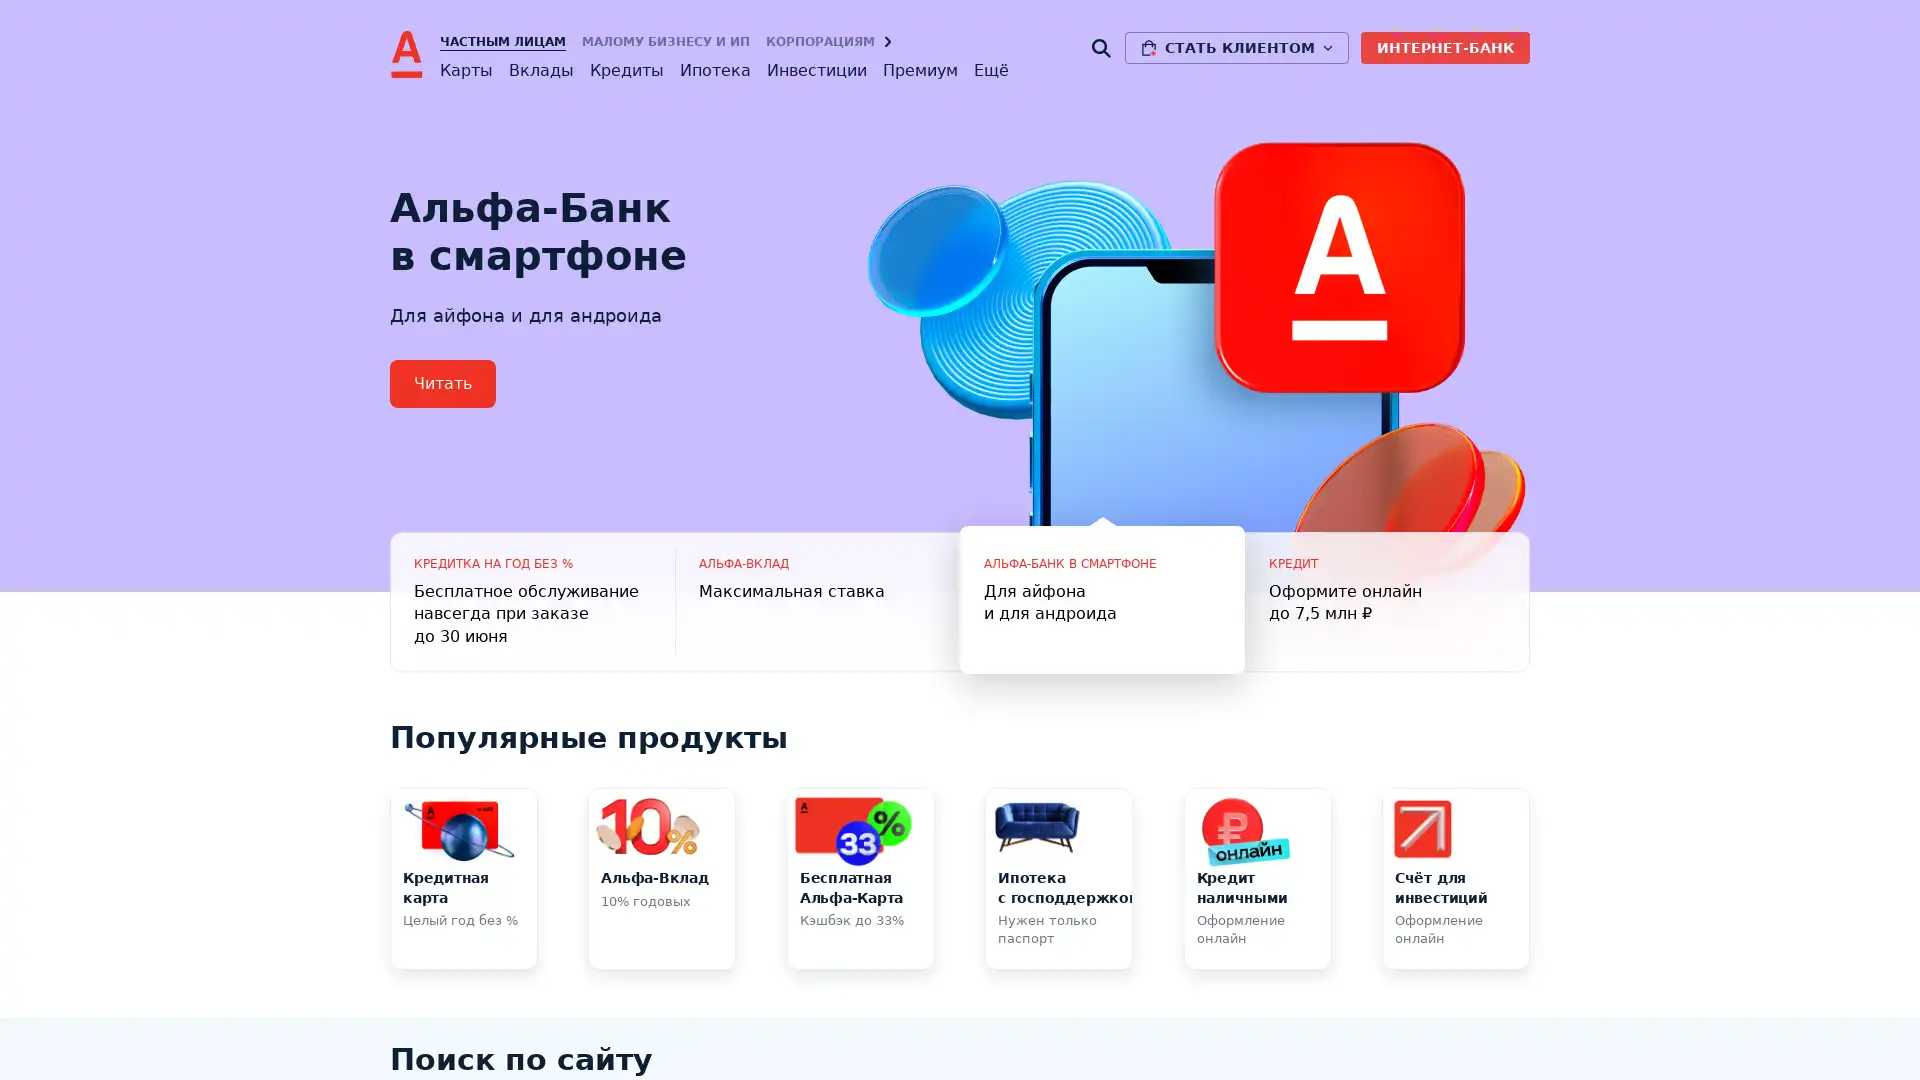  What do you see at coordinates (1386, 600) in the screenshot?
I see `7,5` at bounding box center [1386, 600].